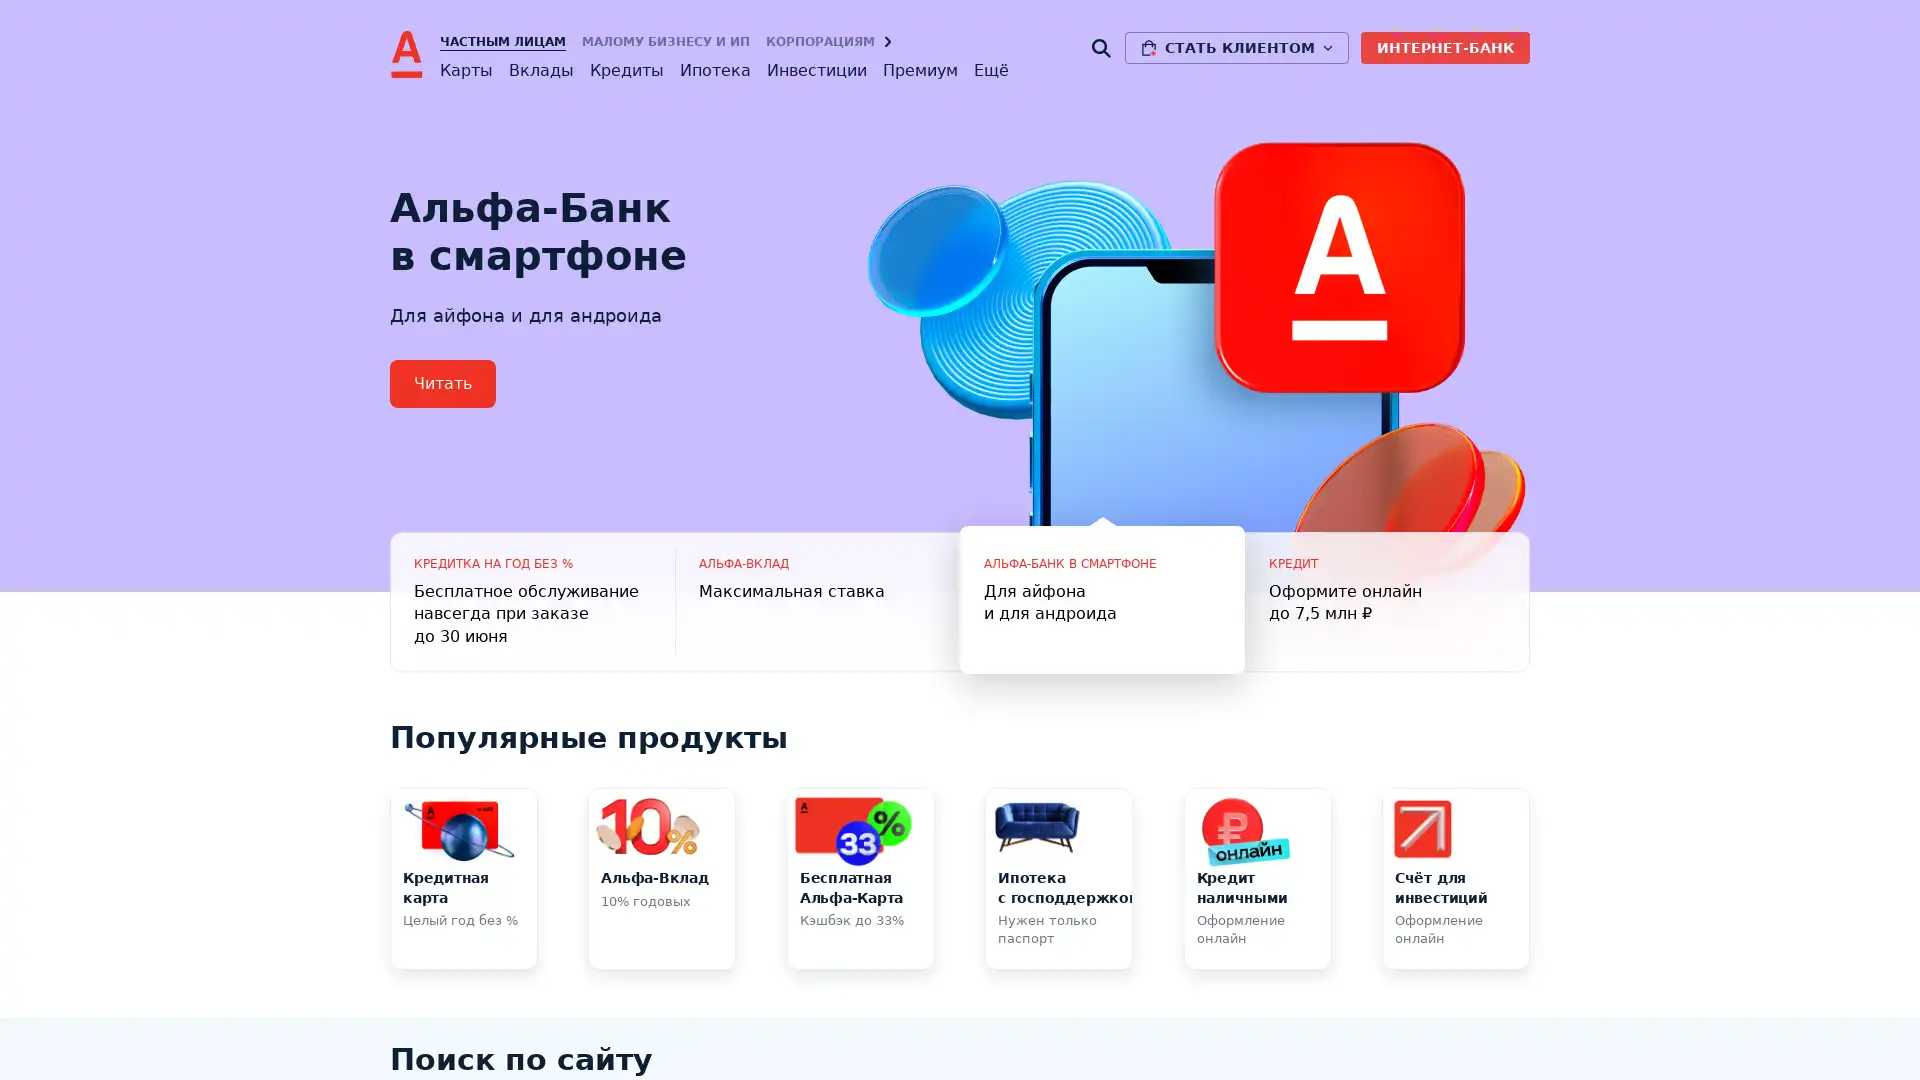  What do you see at coordinates (1386, 600) in the screenshot?
I see `7,5` at bounding box center [1386, 600].